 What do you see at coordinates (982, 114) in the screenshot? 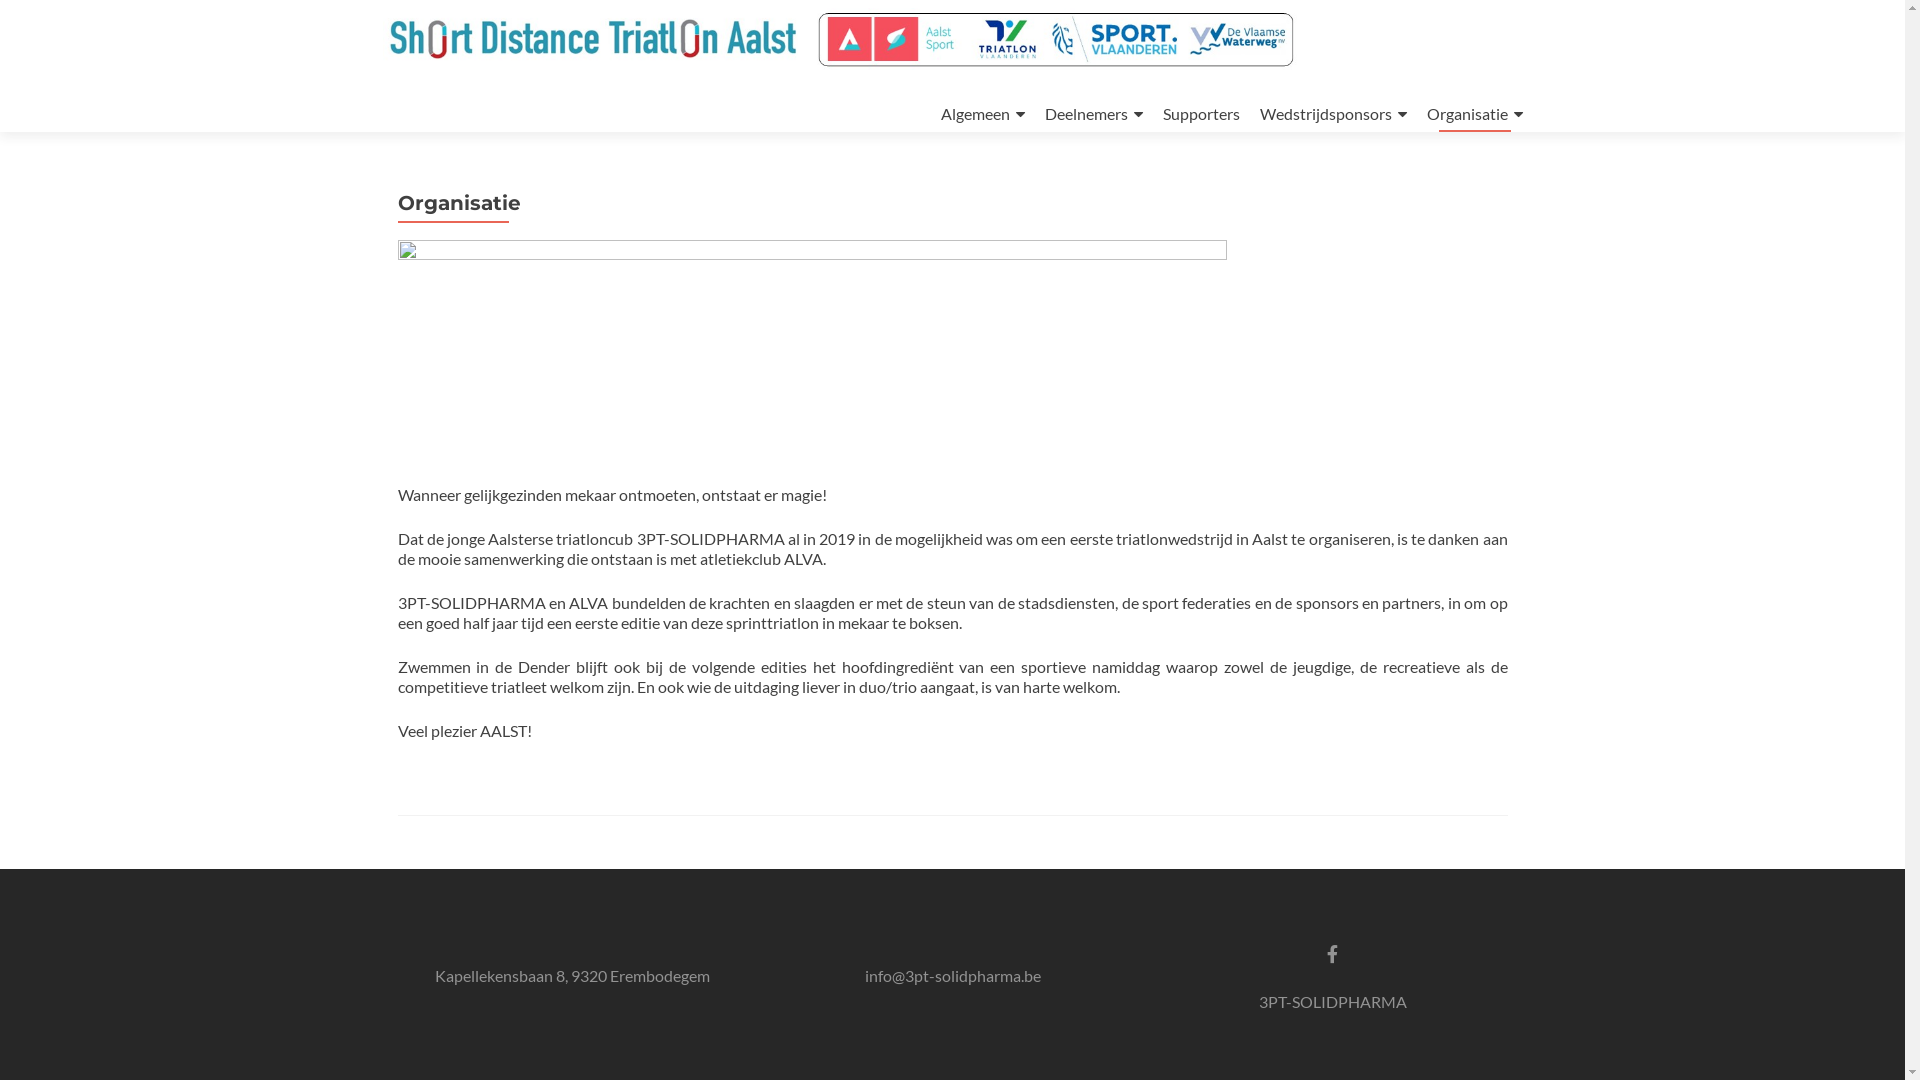
I see `'Algemeen'` at bounding box center [982, 114].